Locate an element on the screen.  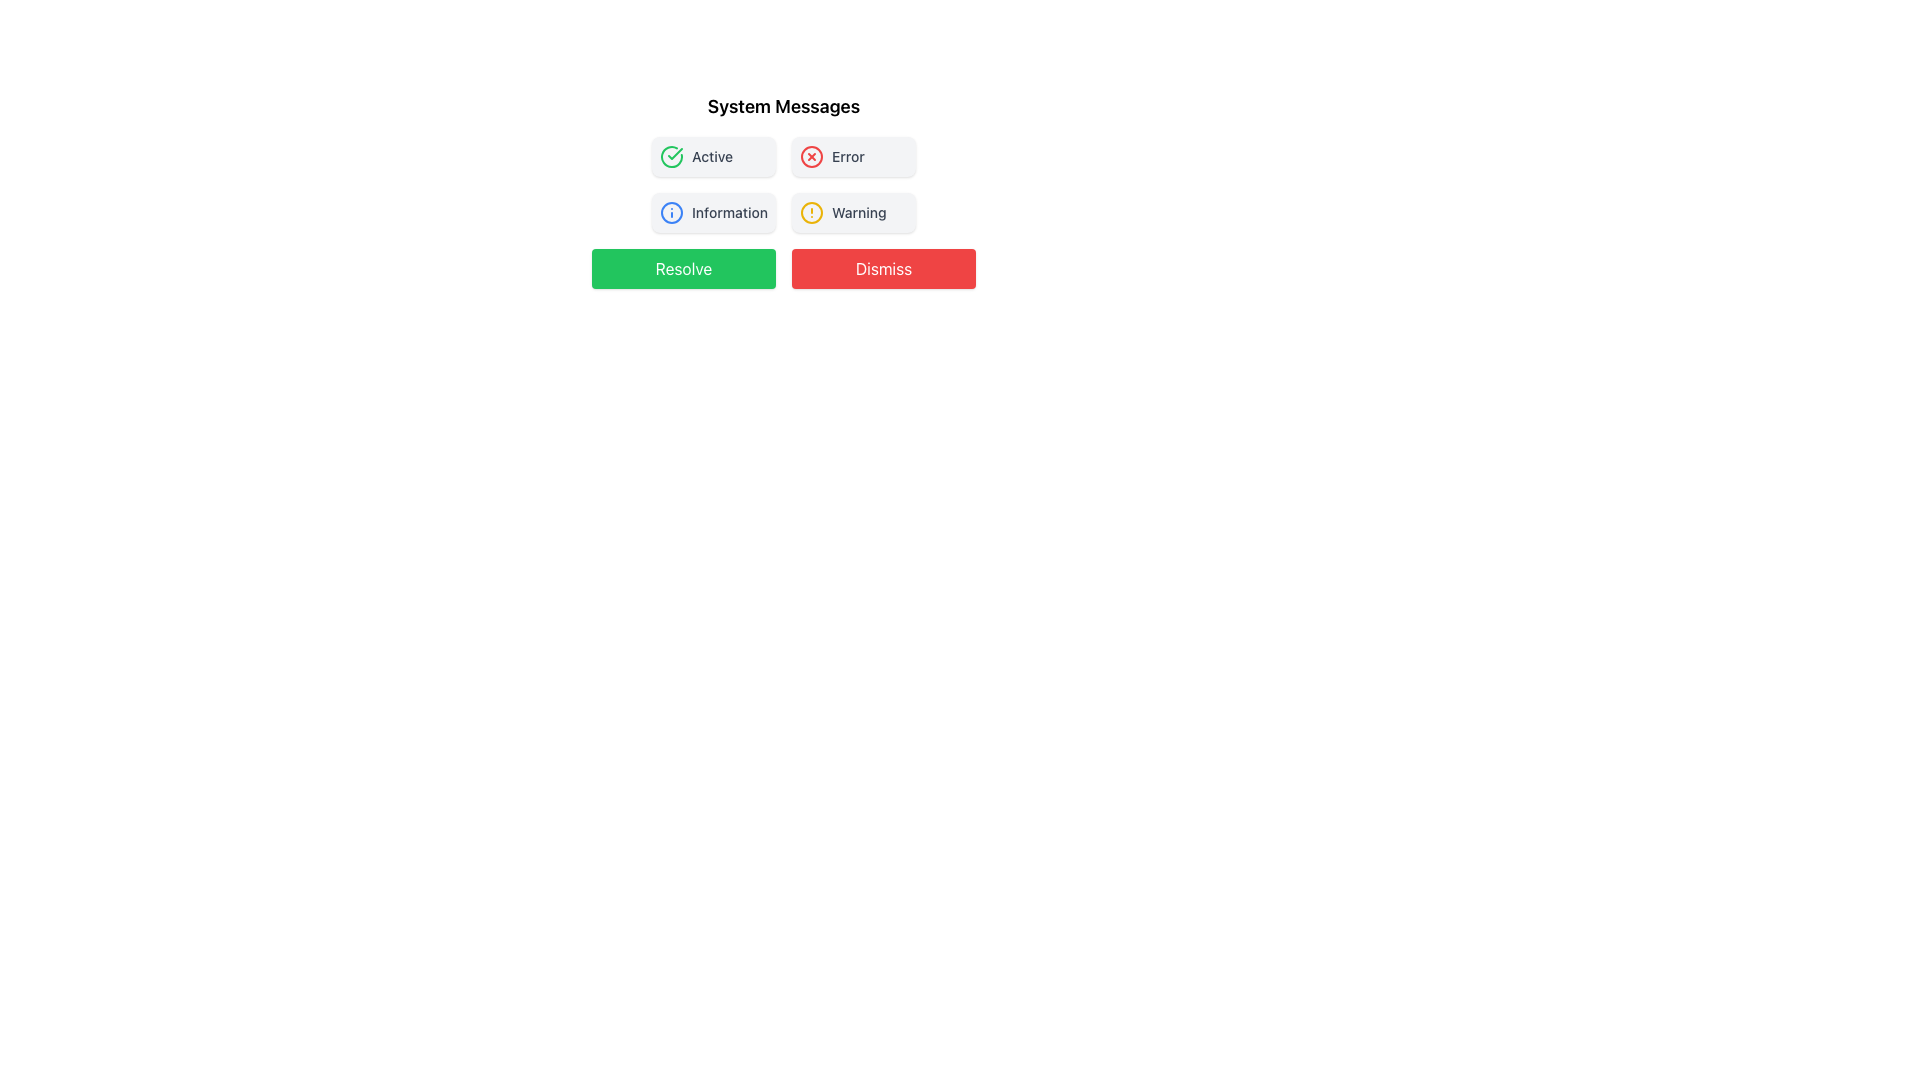
the red 'Dismiss' button with white text is located at coordinates (882, 268).